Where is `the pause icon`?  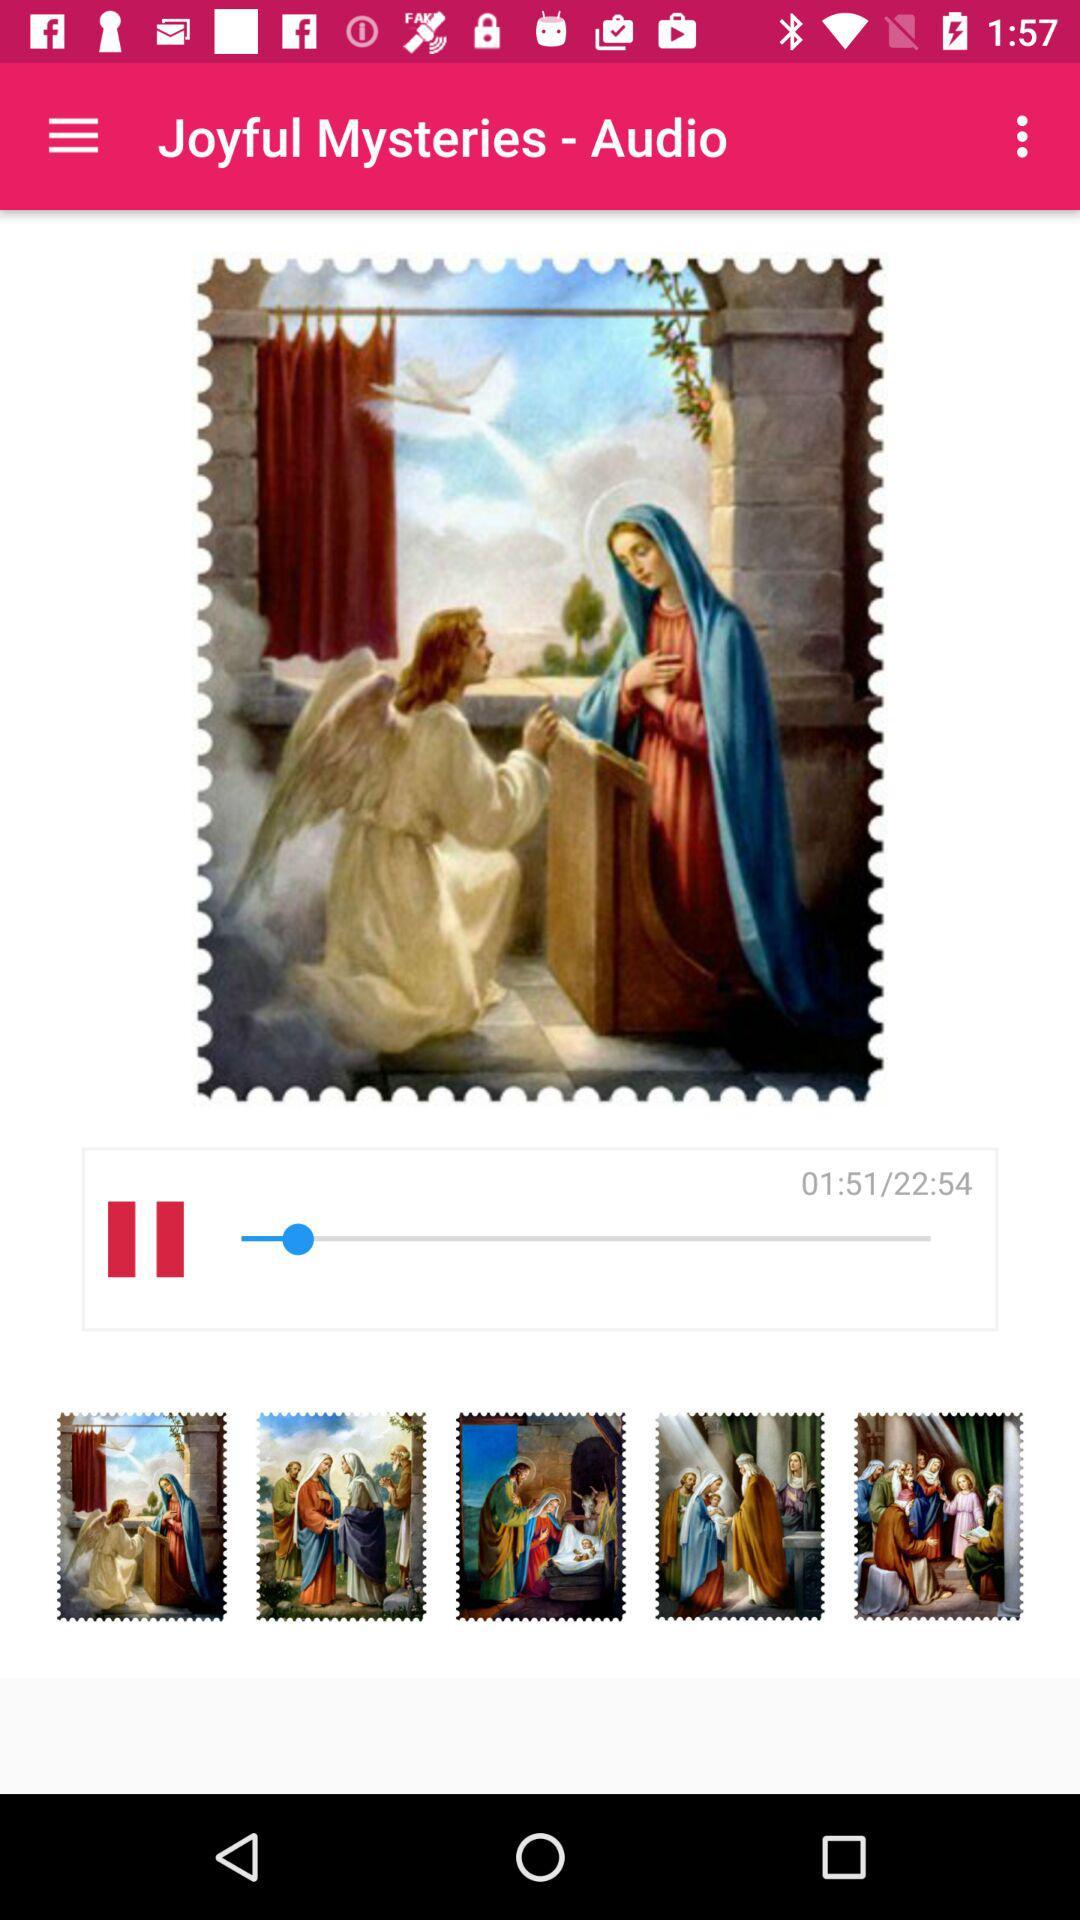
the pause icon is located at coordinates (144, 1238).